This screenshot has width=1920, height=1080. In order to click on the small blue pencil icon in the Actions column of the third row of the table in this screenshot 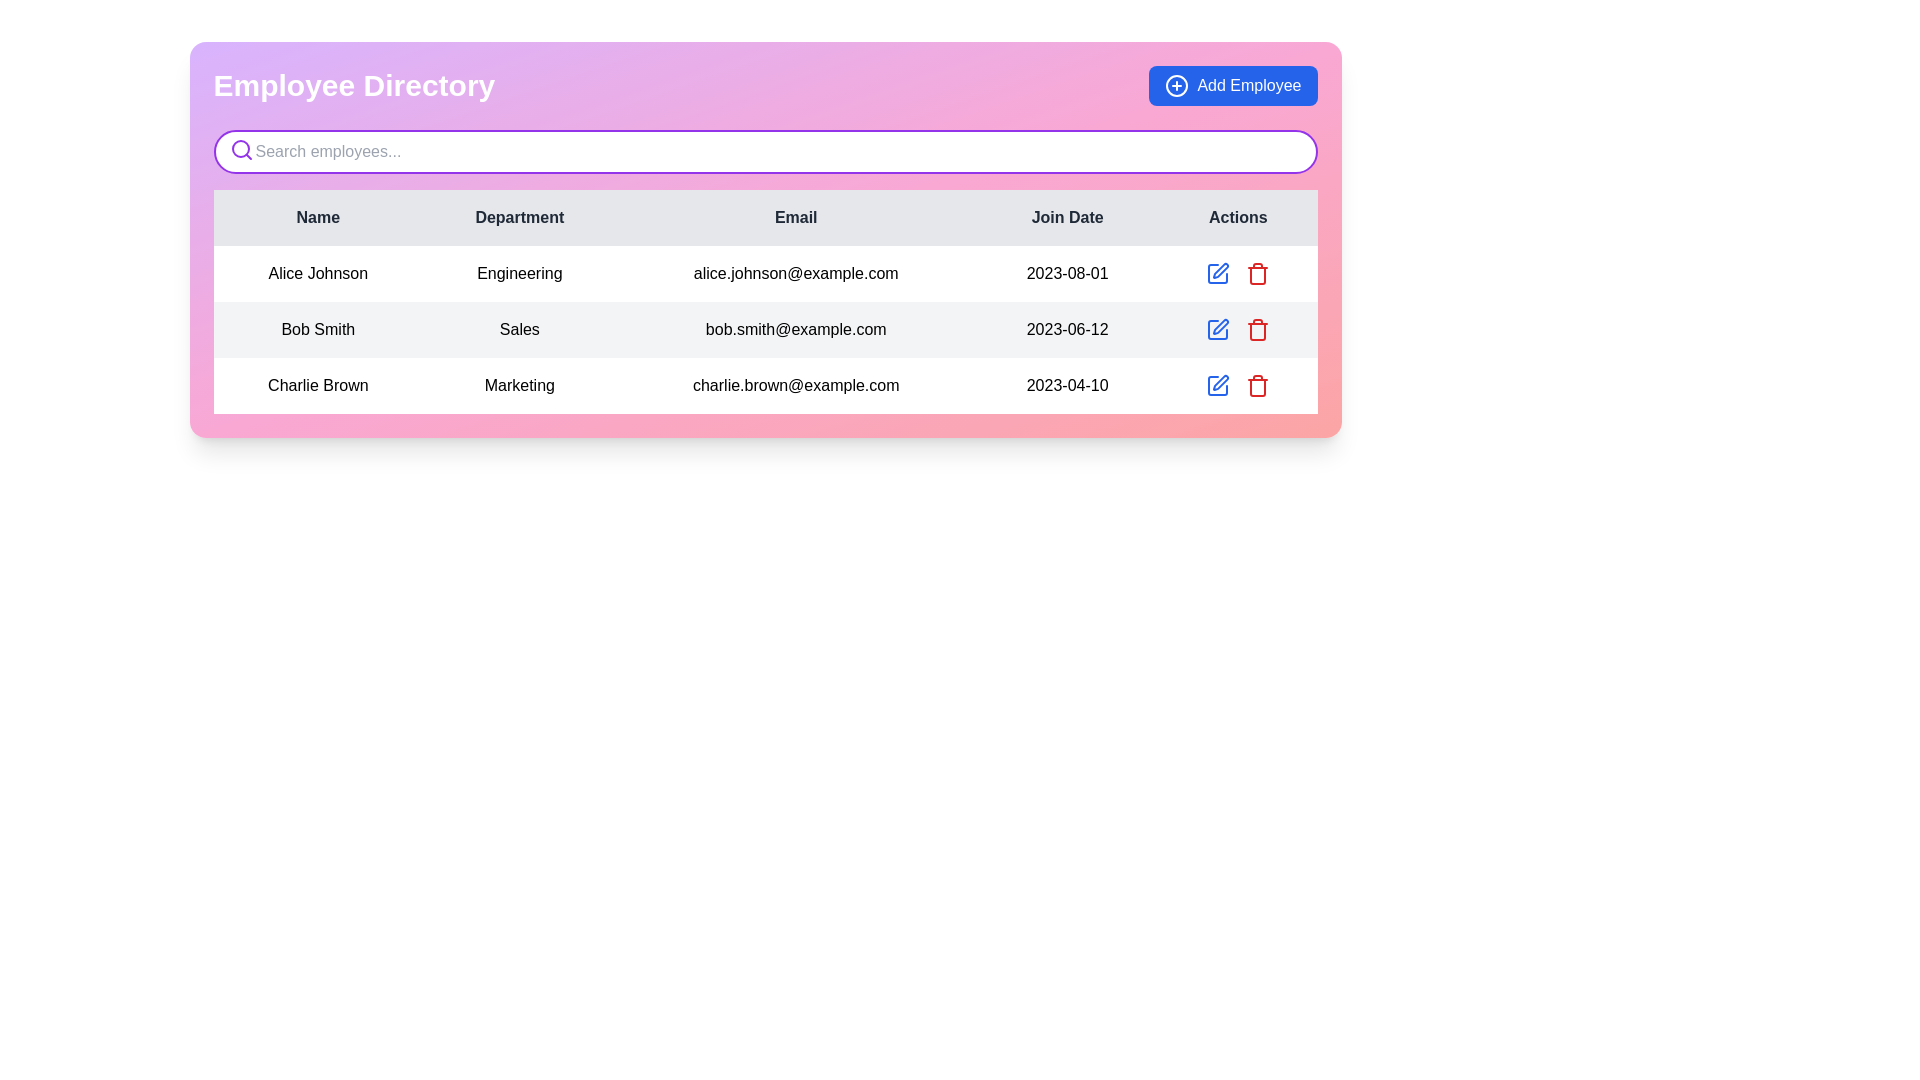, I will do `click(1220, 382)`.